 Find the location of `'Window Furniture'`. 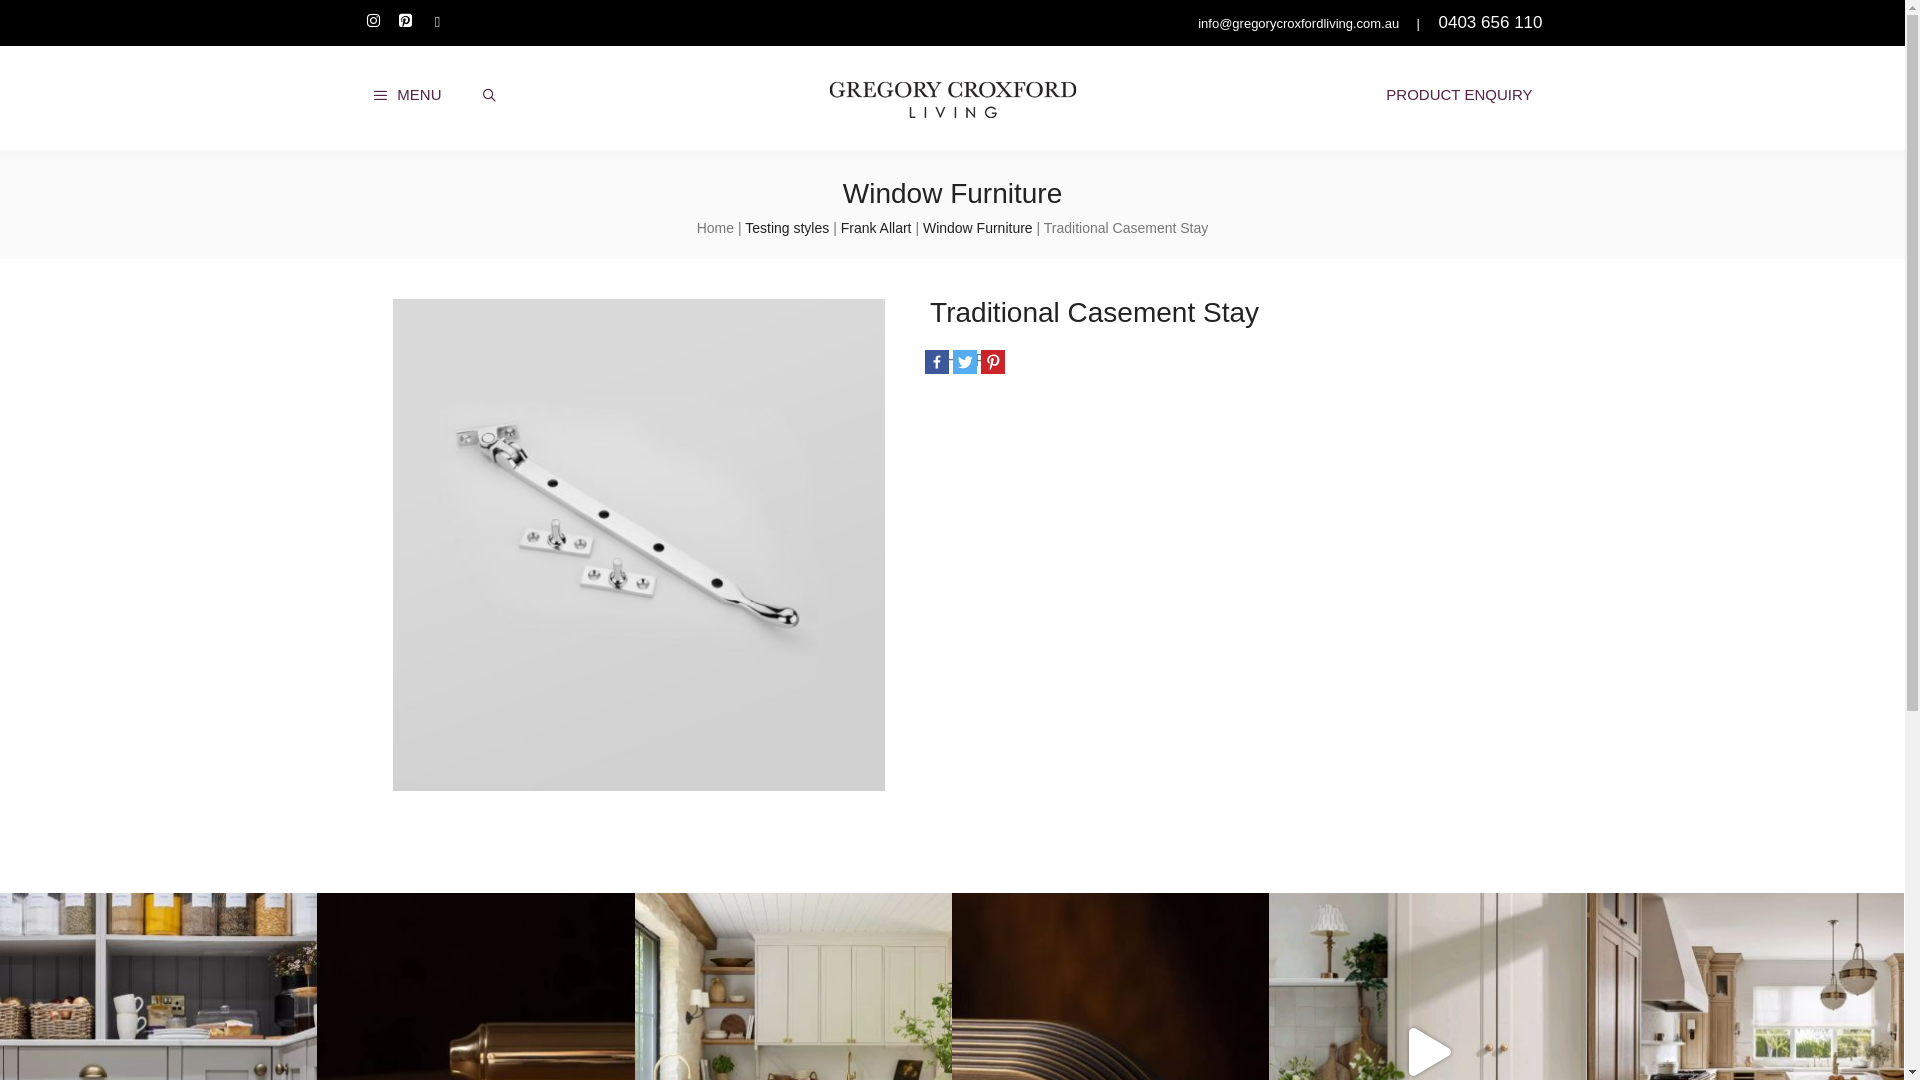

'Window Furniture' is located at coordinates (978, 226).